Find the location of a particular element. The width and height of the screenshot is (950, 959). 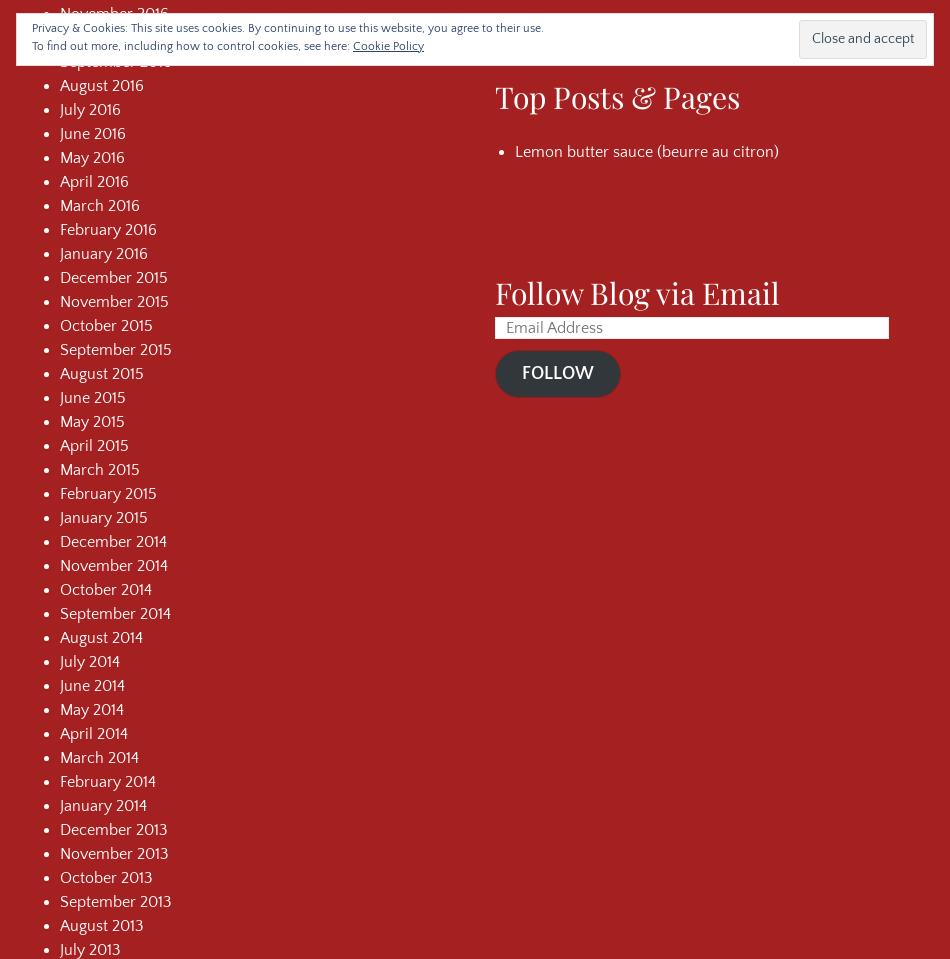

'October 2013' is located at coordinates (60, 876).